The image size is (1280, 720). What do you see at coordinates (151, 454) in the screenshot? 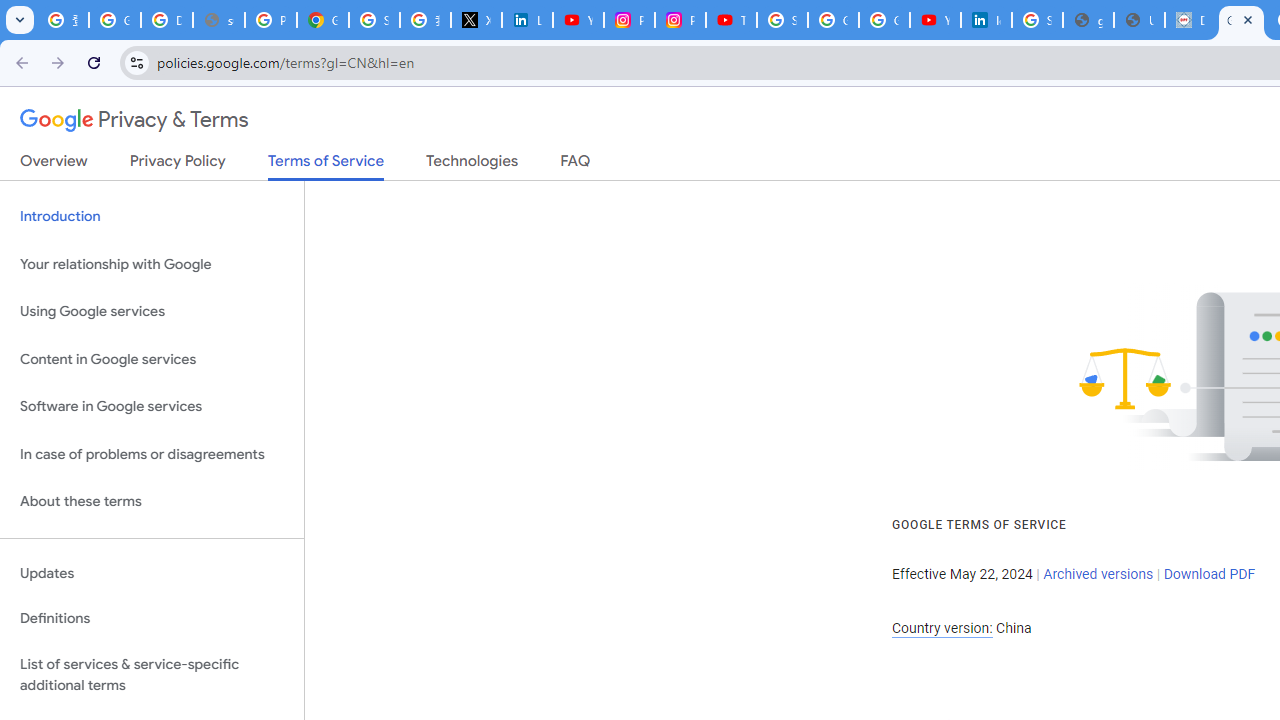
I see `'In case of problems or disagreements'` at bounding box center [151, 454].